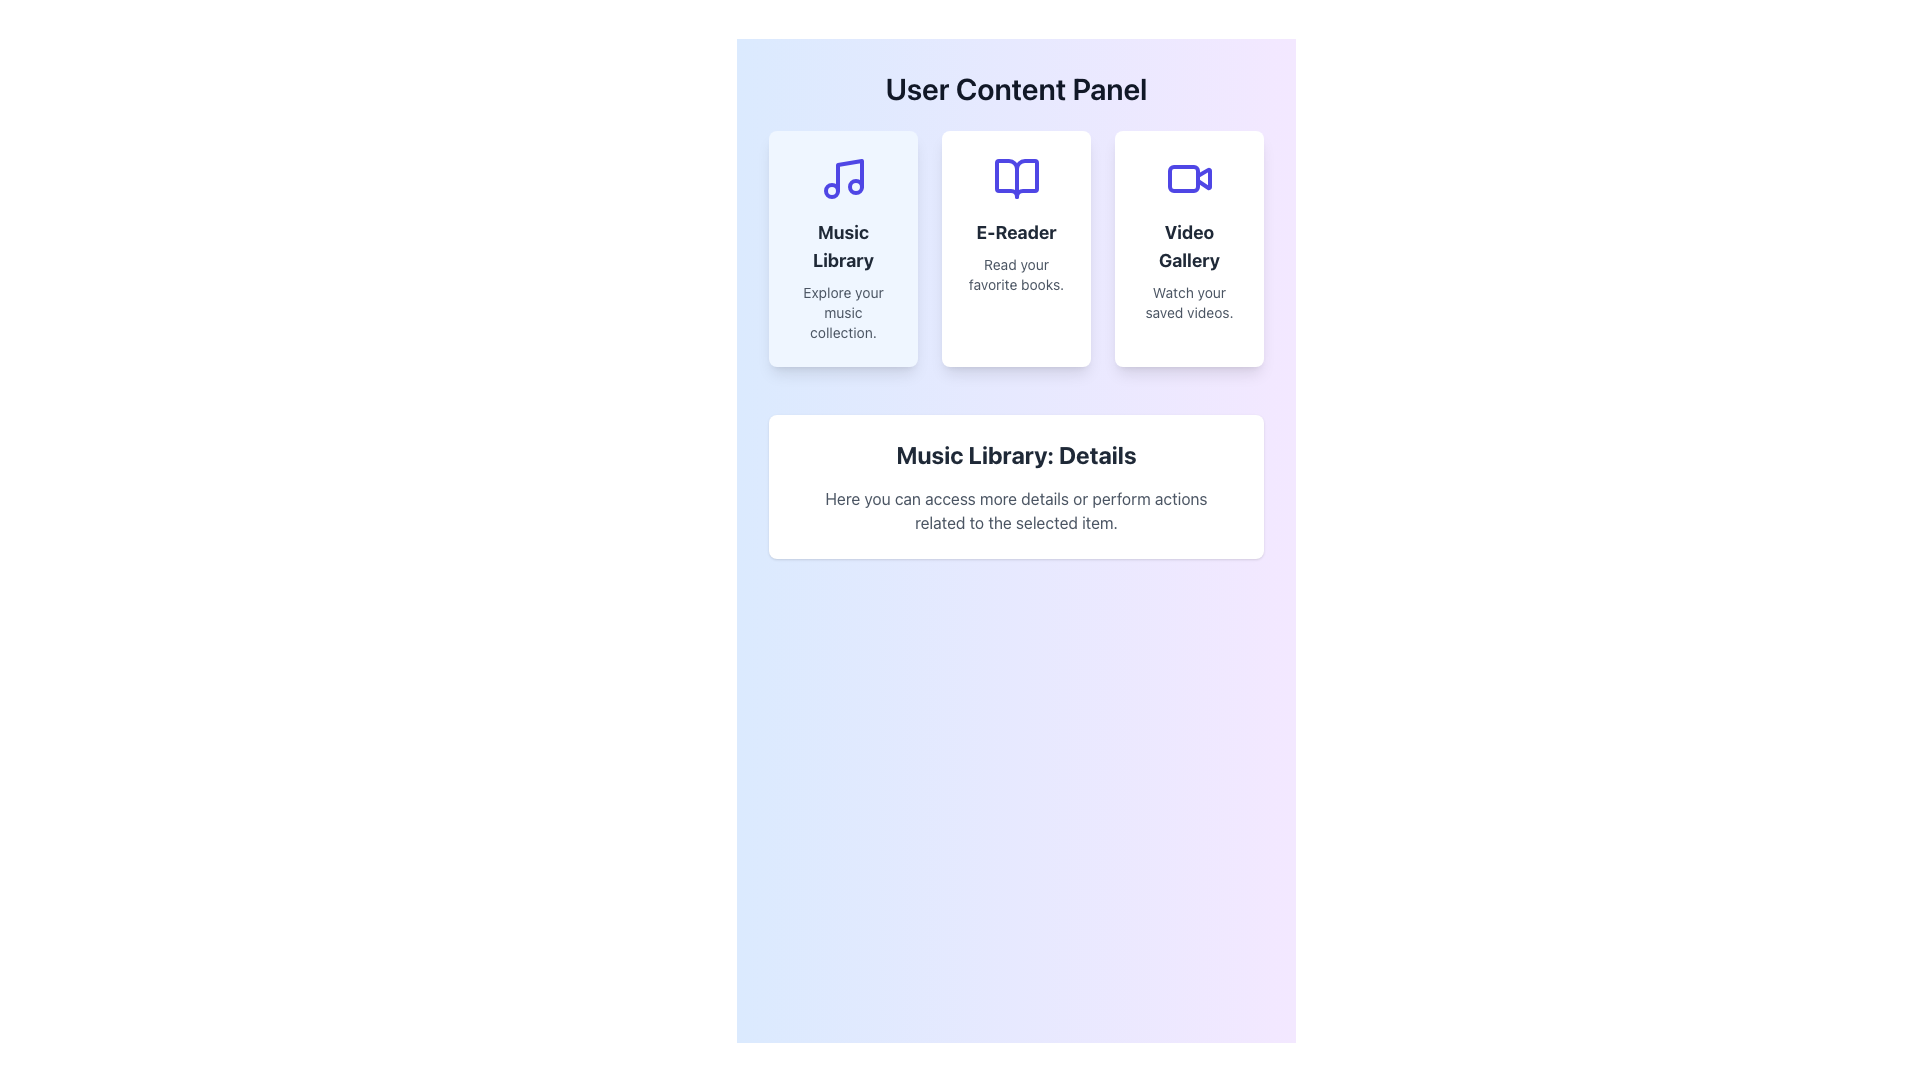 Image resolution: width=1920 pixels, height=1080 pixels. I want to click on the text label displaying 'Watch your saved videos.' located below the 'Video Gallery' header in the top-right corner of the main content area, so click(1189, 303).